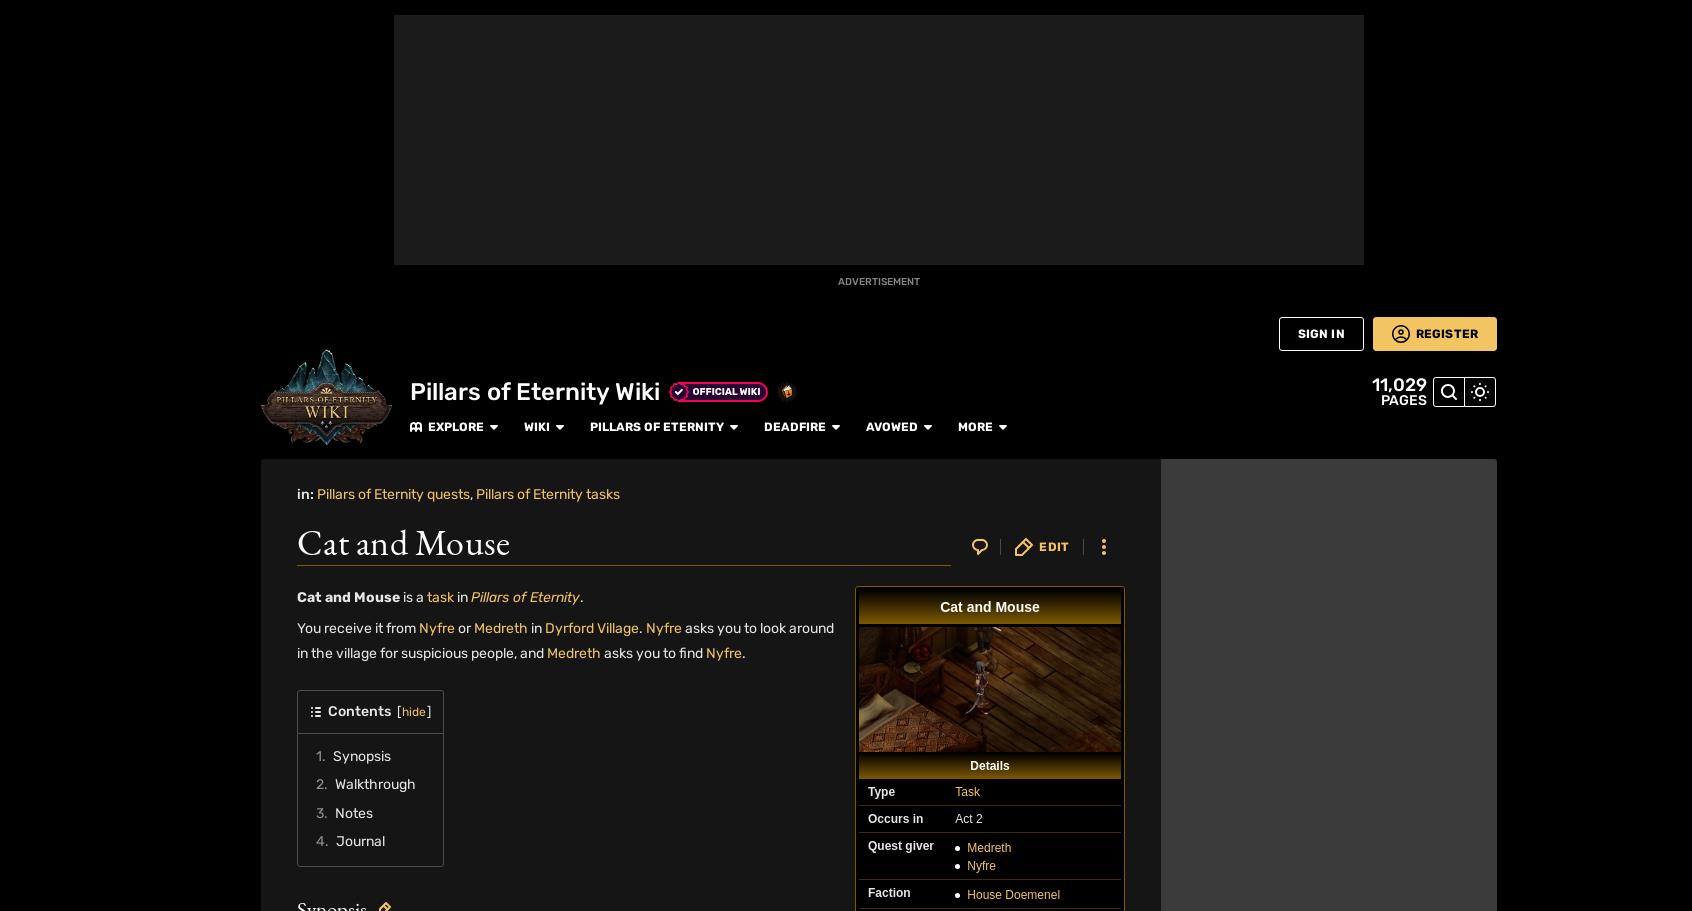 Image resolution: width=1692 pixels, height=911 pixels. Describe the element at coordinates (11, 717) in the screenshot. I see `'Start a Wiki'` at that location.